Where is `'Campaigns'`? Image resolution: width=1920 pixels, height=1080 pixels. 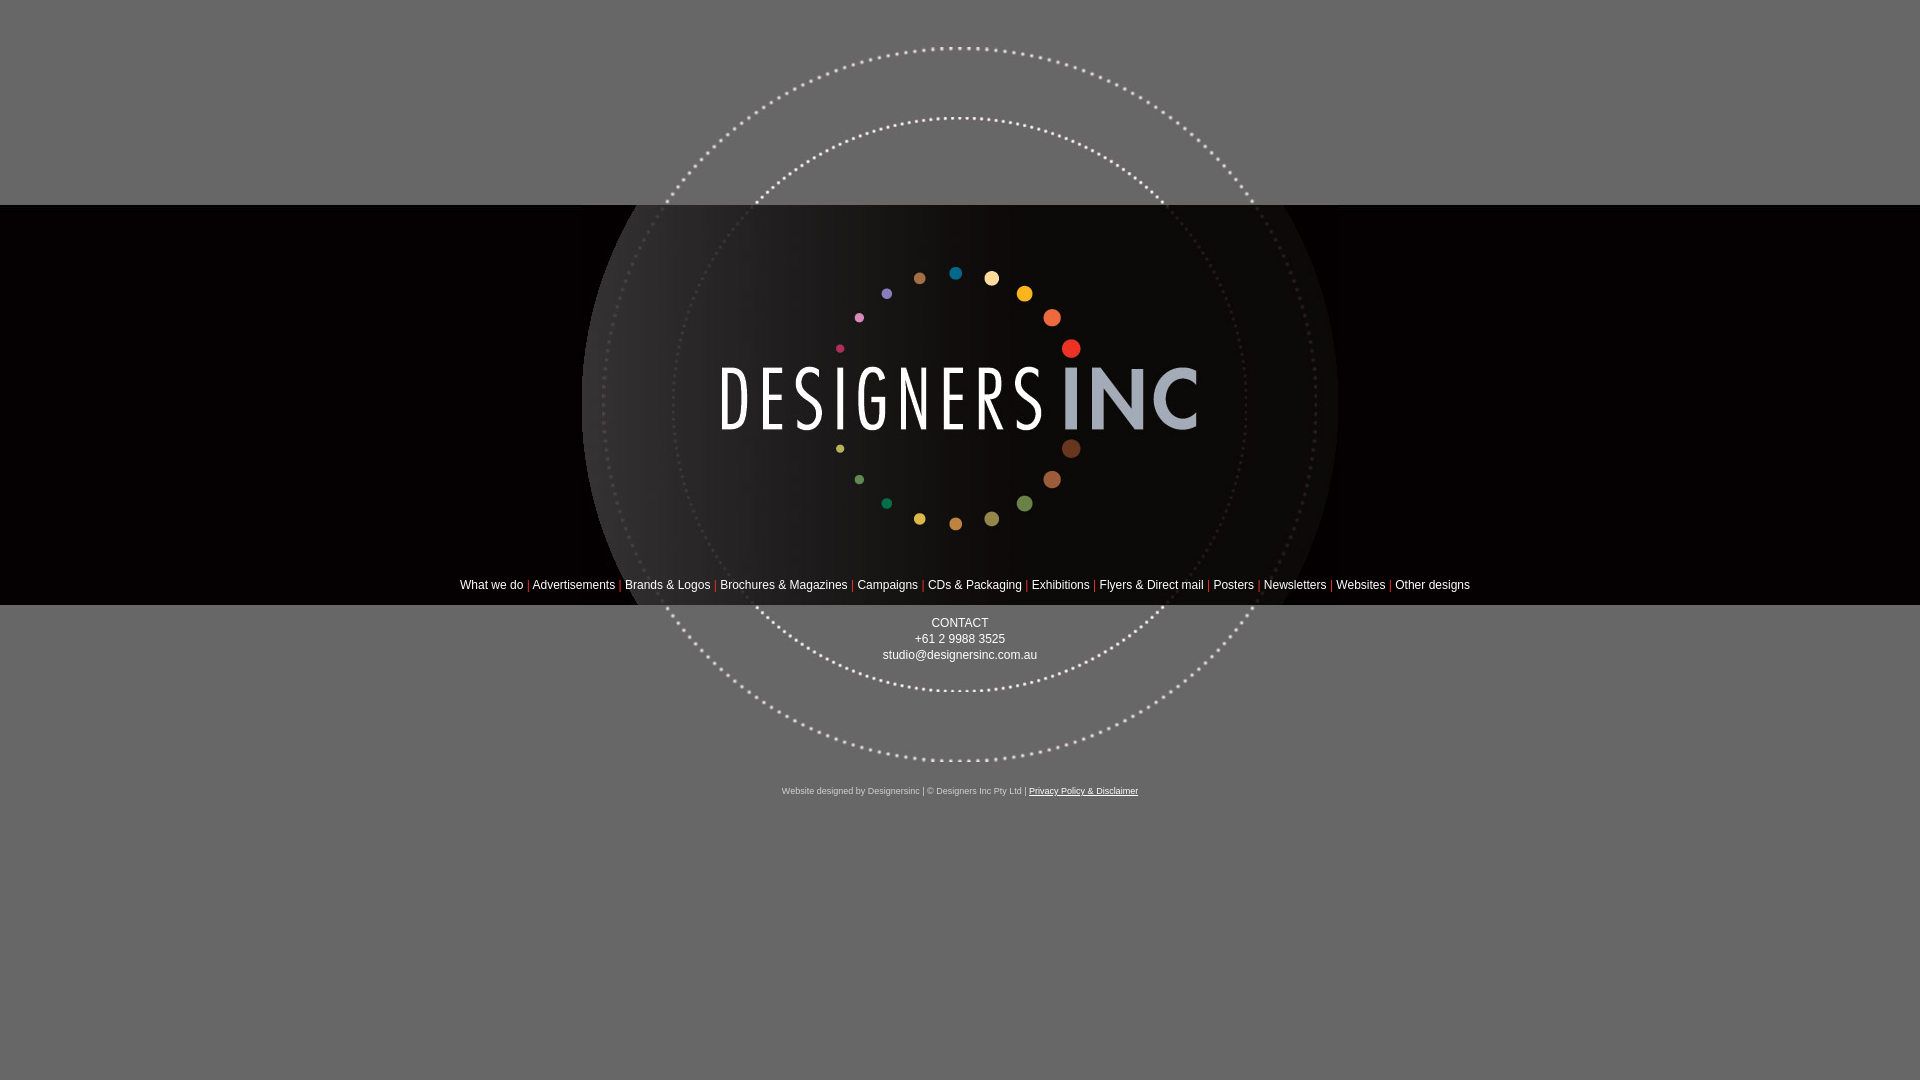
'Campaigns' is located at coordinates (886, 585).